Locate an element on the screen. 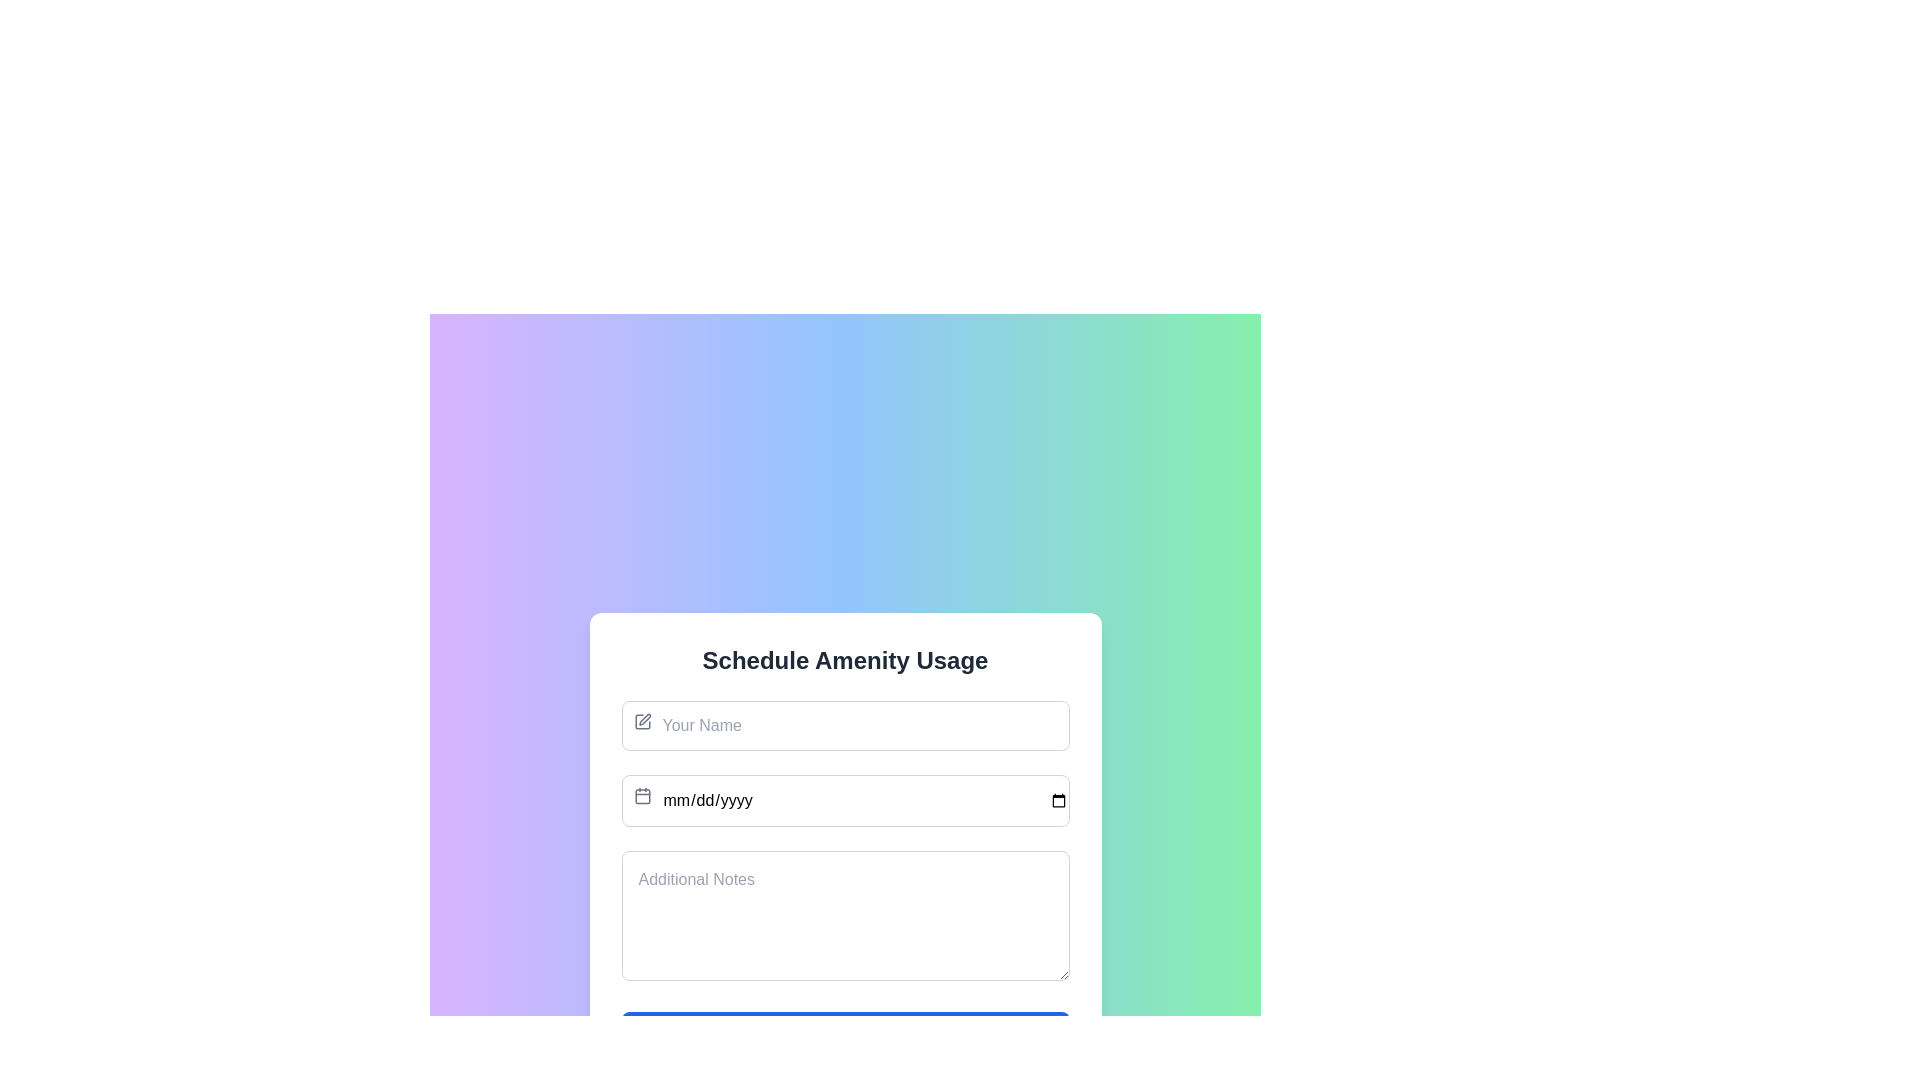 This screenshot has height=1080, width=1920. the 'Submit' button at the bottom of the 'Schedule Amenity Usage' form to confirm the reservation is located at coordinates (845, 1036).